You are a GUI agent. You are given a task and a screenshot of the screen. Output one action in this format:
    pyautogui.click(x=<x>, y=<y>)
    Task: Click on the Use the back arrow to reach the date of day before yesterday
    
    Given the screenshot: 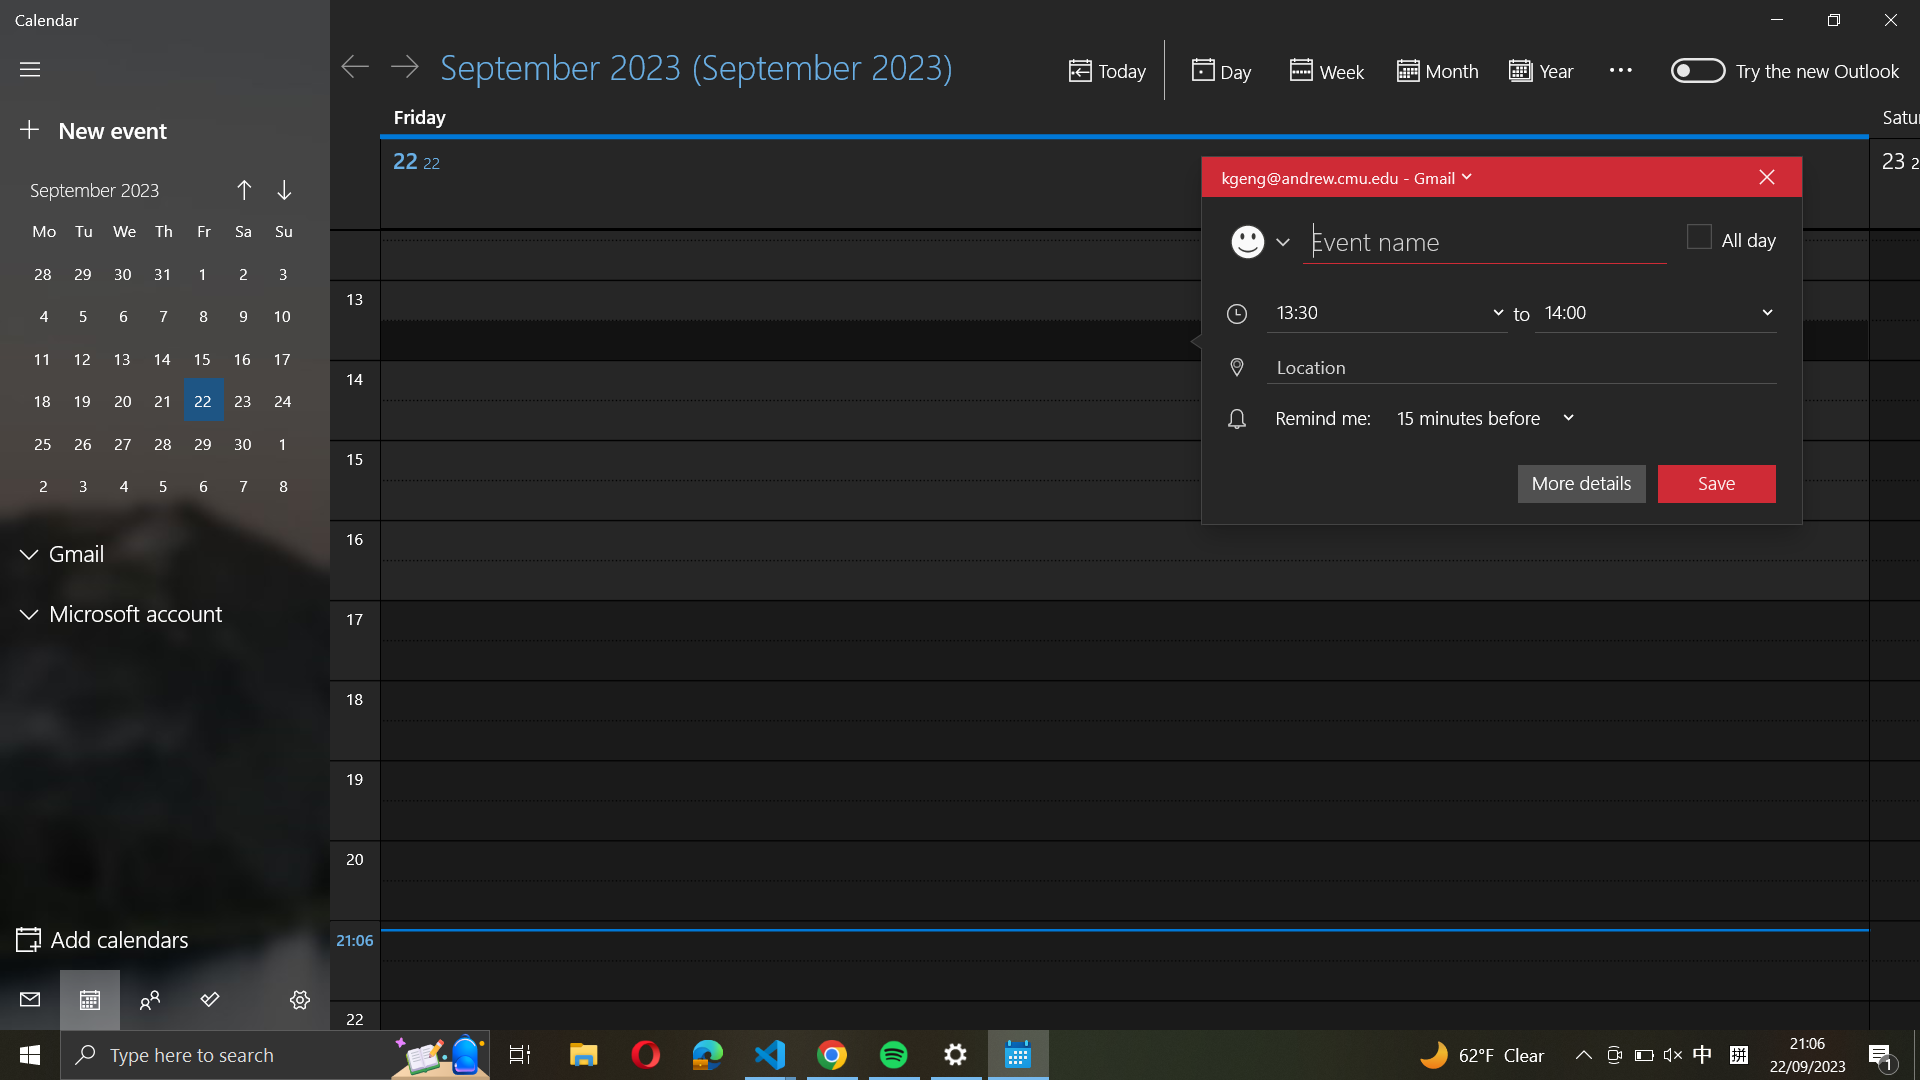 What is the action you would take?
    pyautogui.click(x=355, y=65)
    